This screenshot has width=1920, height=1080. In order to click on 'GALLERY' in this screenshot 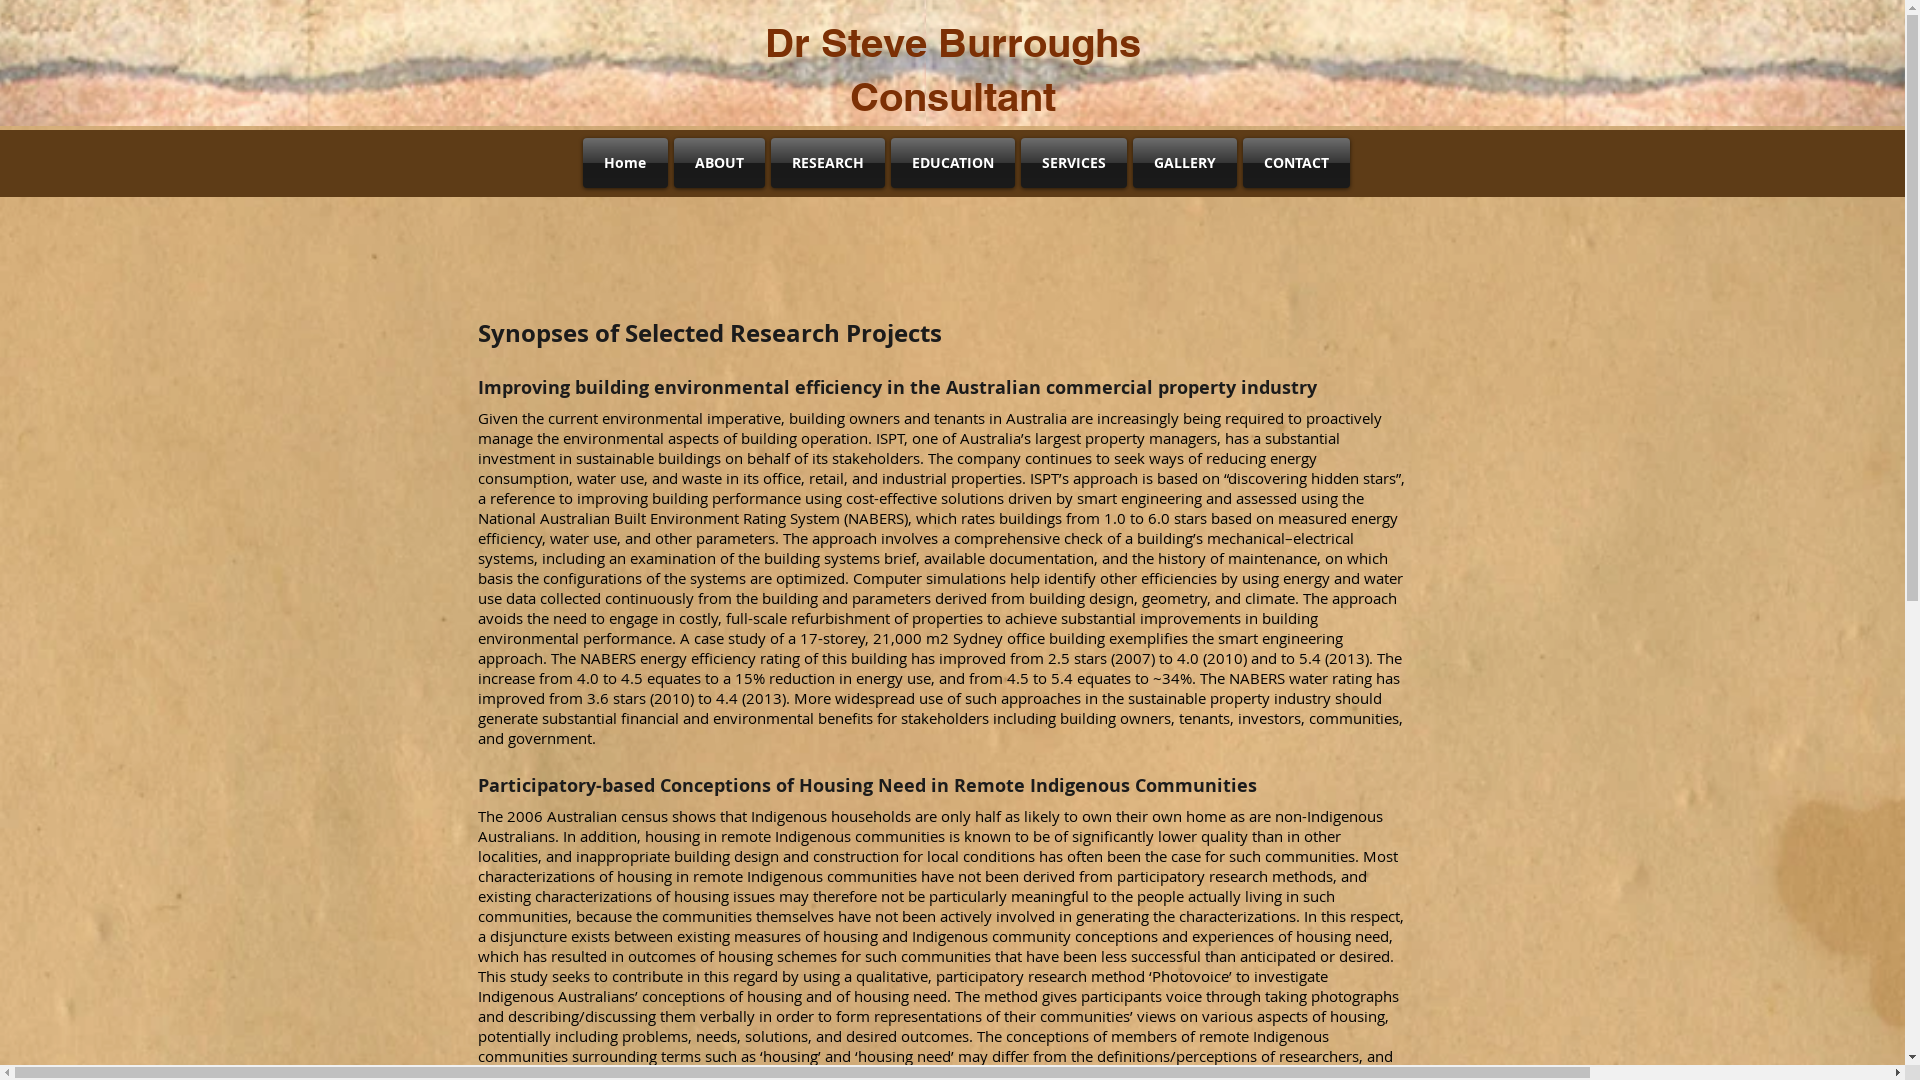, I will do `click(1185, 161)`.